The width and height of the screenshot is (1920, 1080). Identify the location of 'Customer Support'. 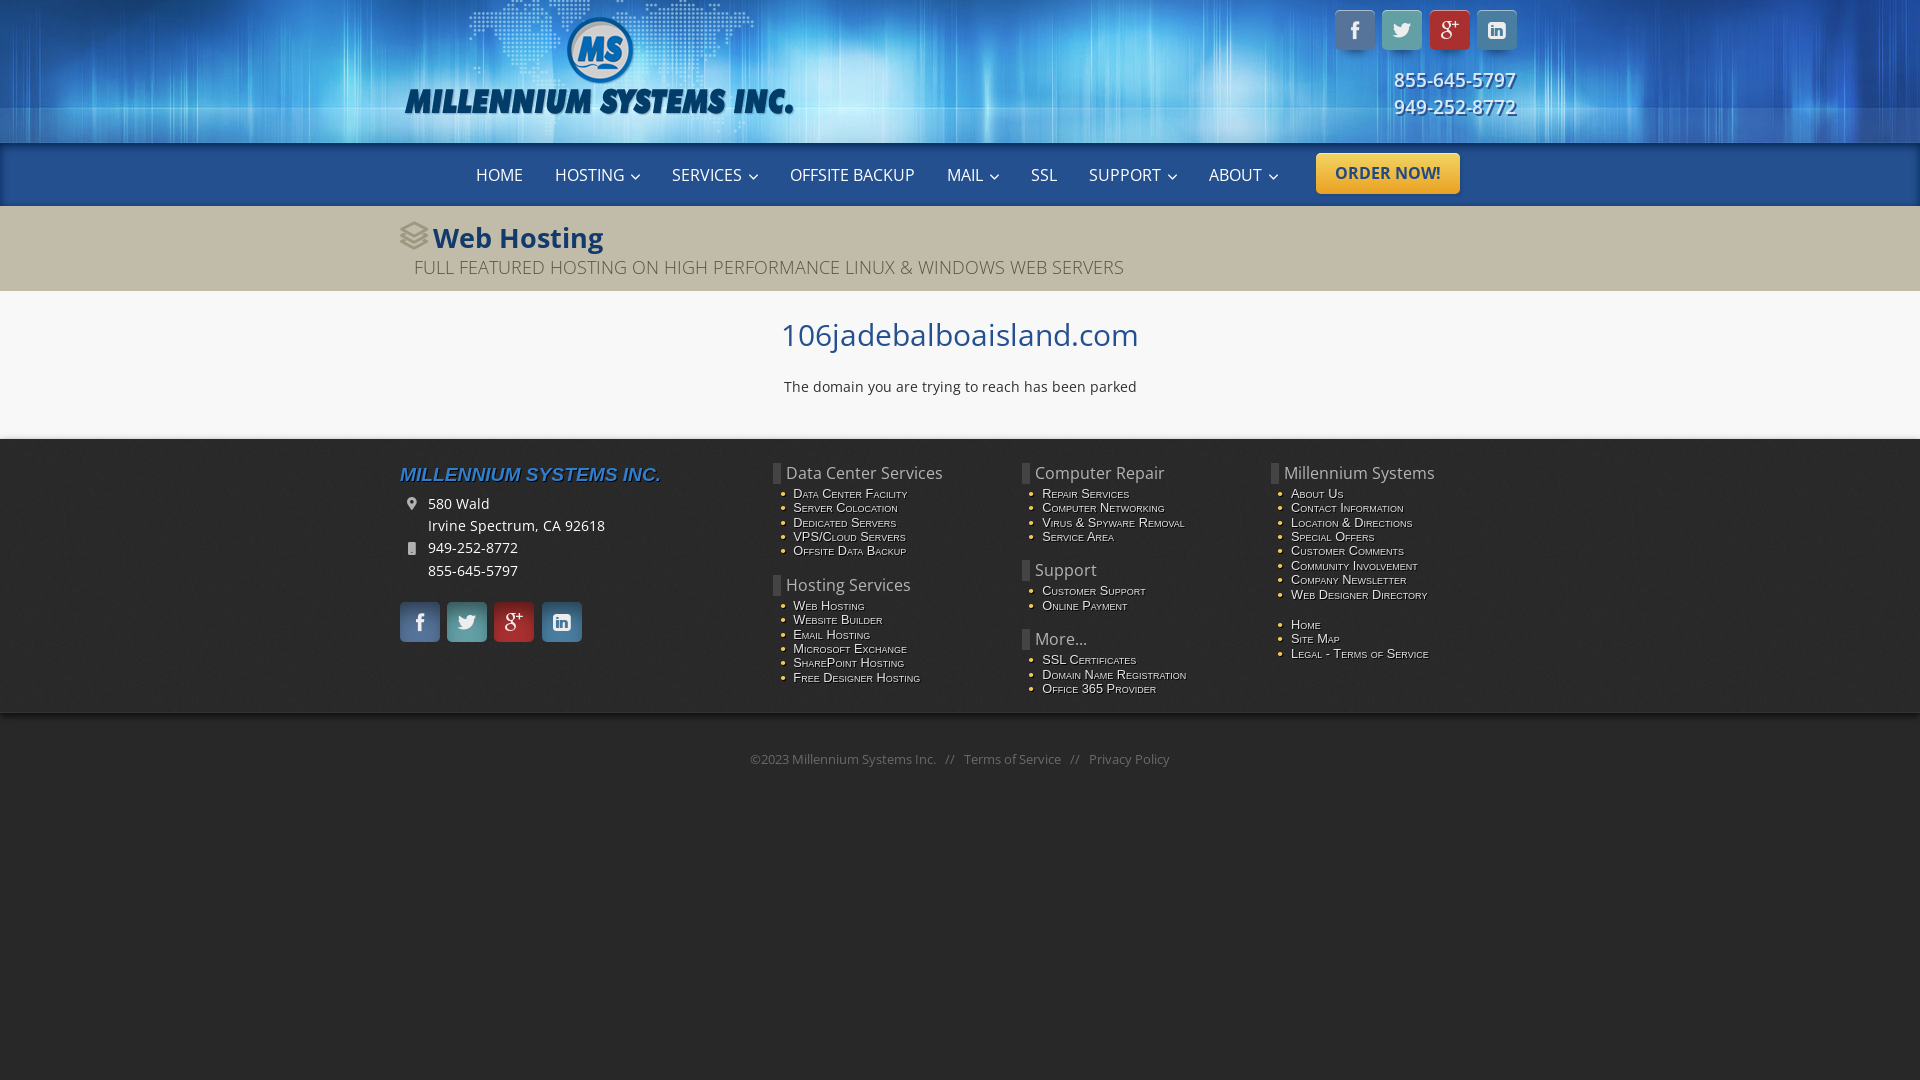
(1093, 589).